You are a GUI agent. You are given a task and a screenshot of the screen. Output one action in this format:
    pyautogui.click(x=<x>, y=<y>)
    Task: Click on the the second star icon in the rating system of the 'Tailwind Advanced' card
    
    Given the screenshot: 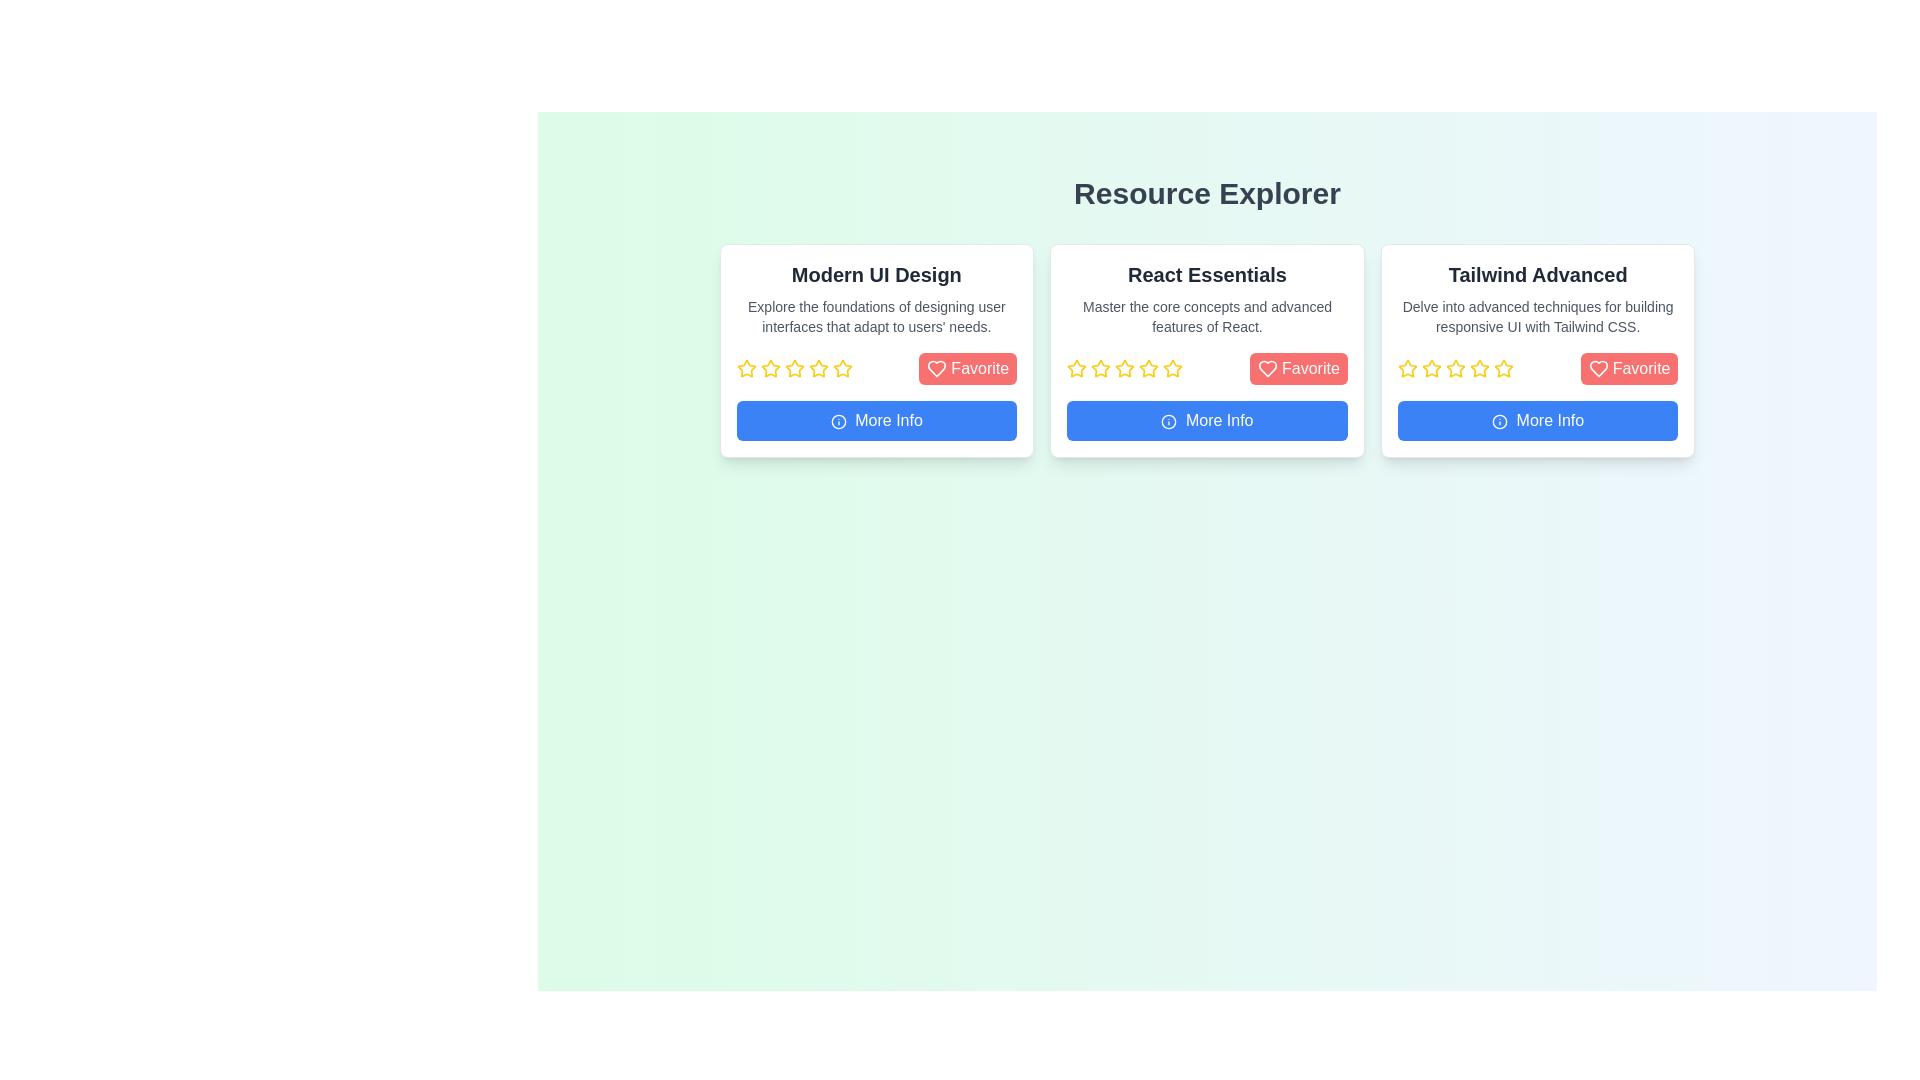 What is the action you would take?
    pyautogui.click(x=1430, y=369)
    